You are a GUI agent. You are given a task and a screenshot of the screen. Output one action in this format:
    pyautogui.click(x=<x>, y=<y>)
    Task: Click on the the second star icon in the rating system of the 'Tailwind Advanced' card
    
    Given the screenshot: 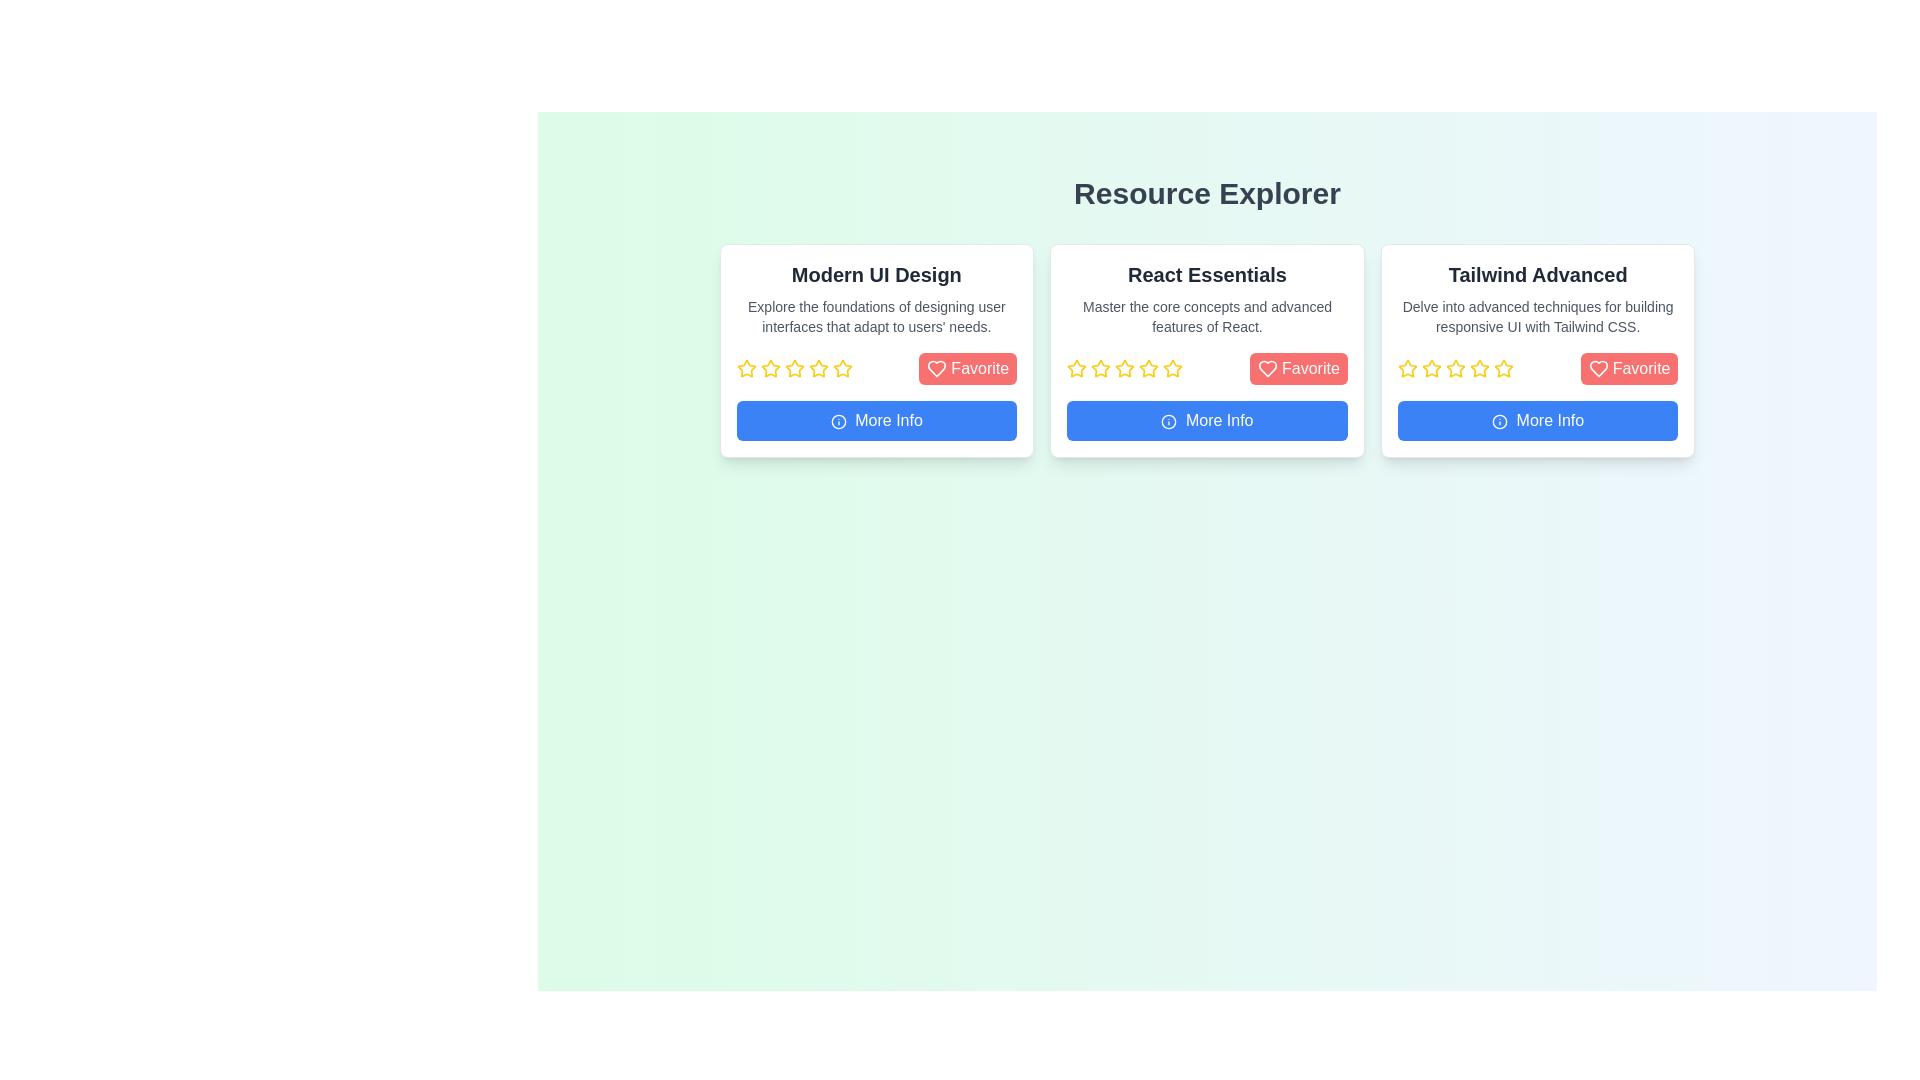 What is the action you would take?
    pyautogui.click(x=1430, y=369)
    